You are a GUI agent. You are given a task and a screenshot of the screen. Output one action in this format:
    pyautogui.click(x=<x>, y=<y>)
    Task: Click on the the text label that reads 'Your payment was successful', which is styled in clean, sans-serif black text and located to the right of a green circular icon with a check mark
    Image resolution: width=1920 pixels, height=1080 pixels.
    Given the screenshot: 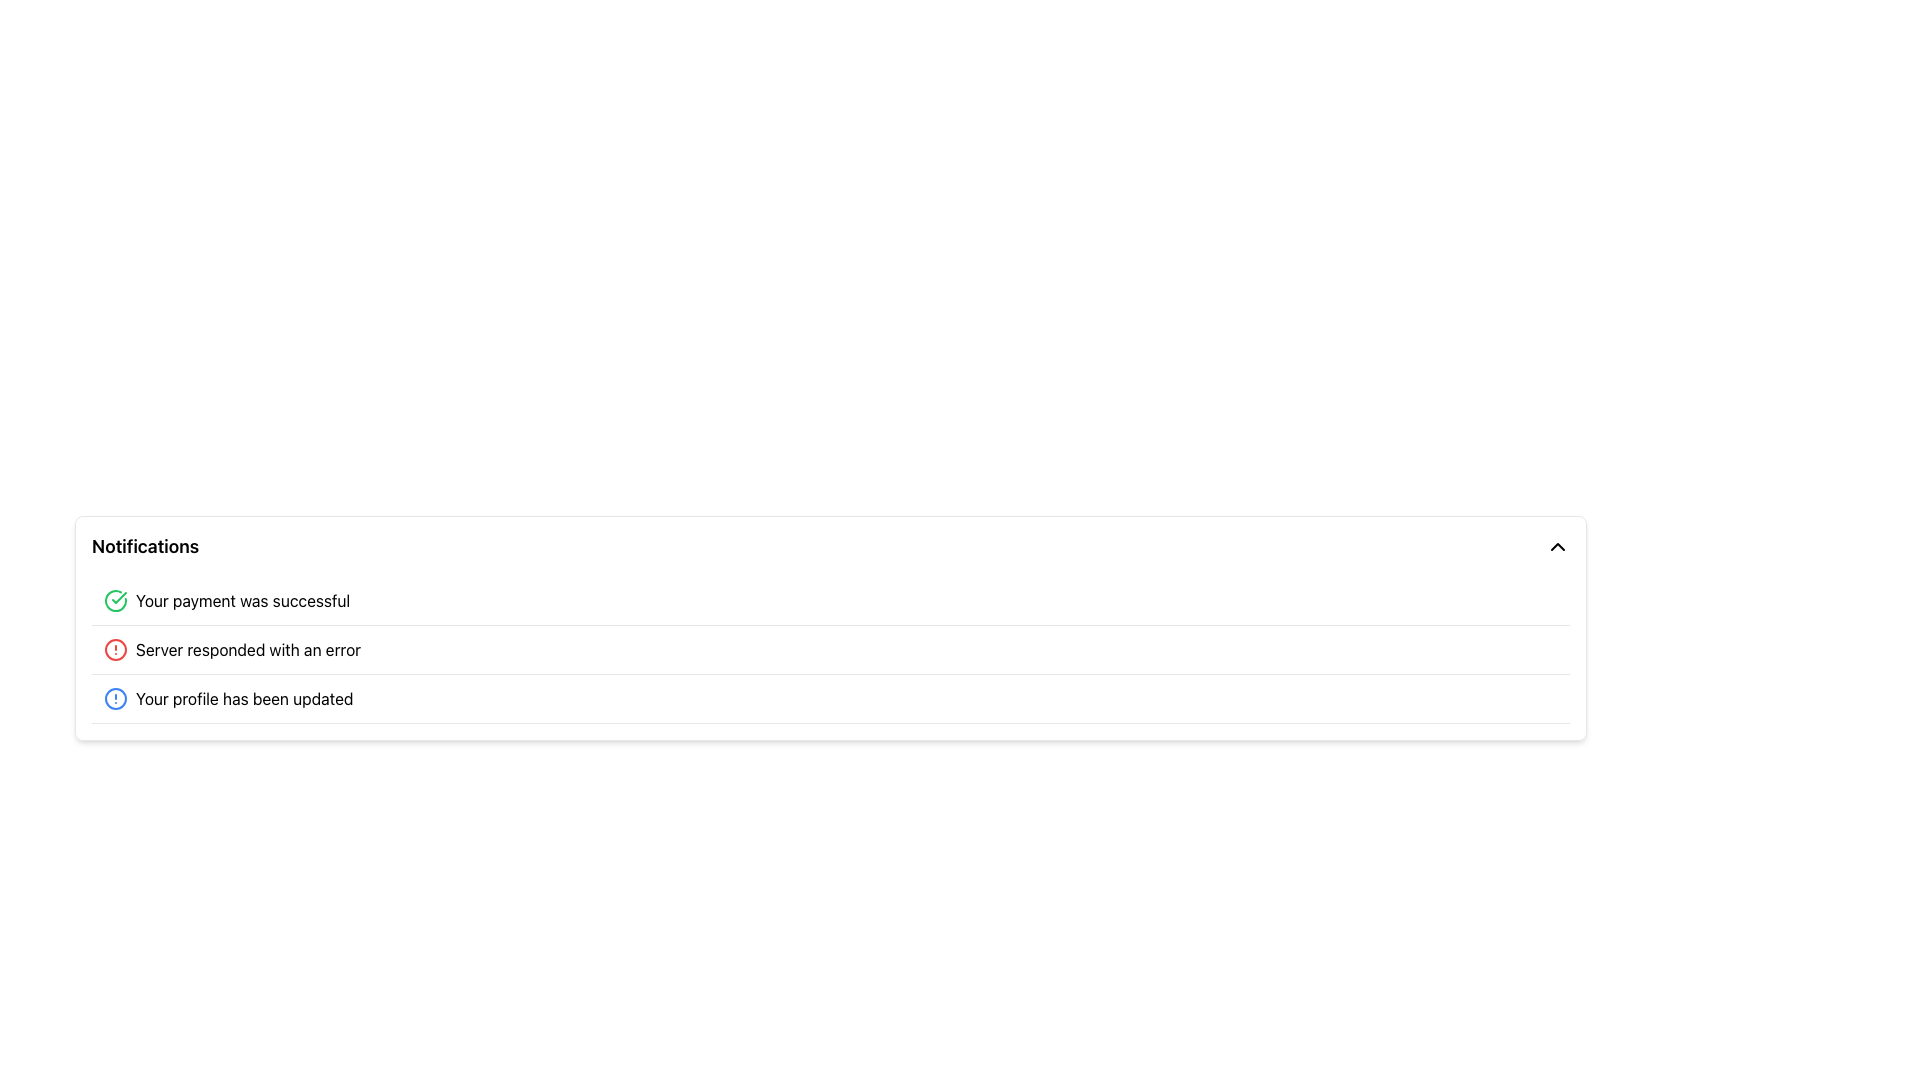 What is the action you would take?
    pyautogui.click(x=242, y=600)
    